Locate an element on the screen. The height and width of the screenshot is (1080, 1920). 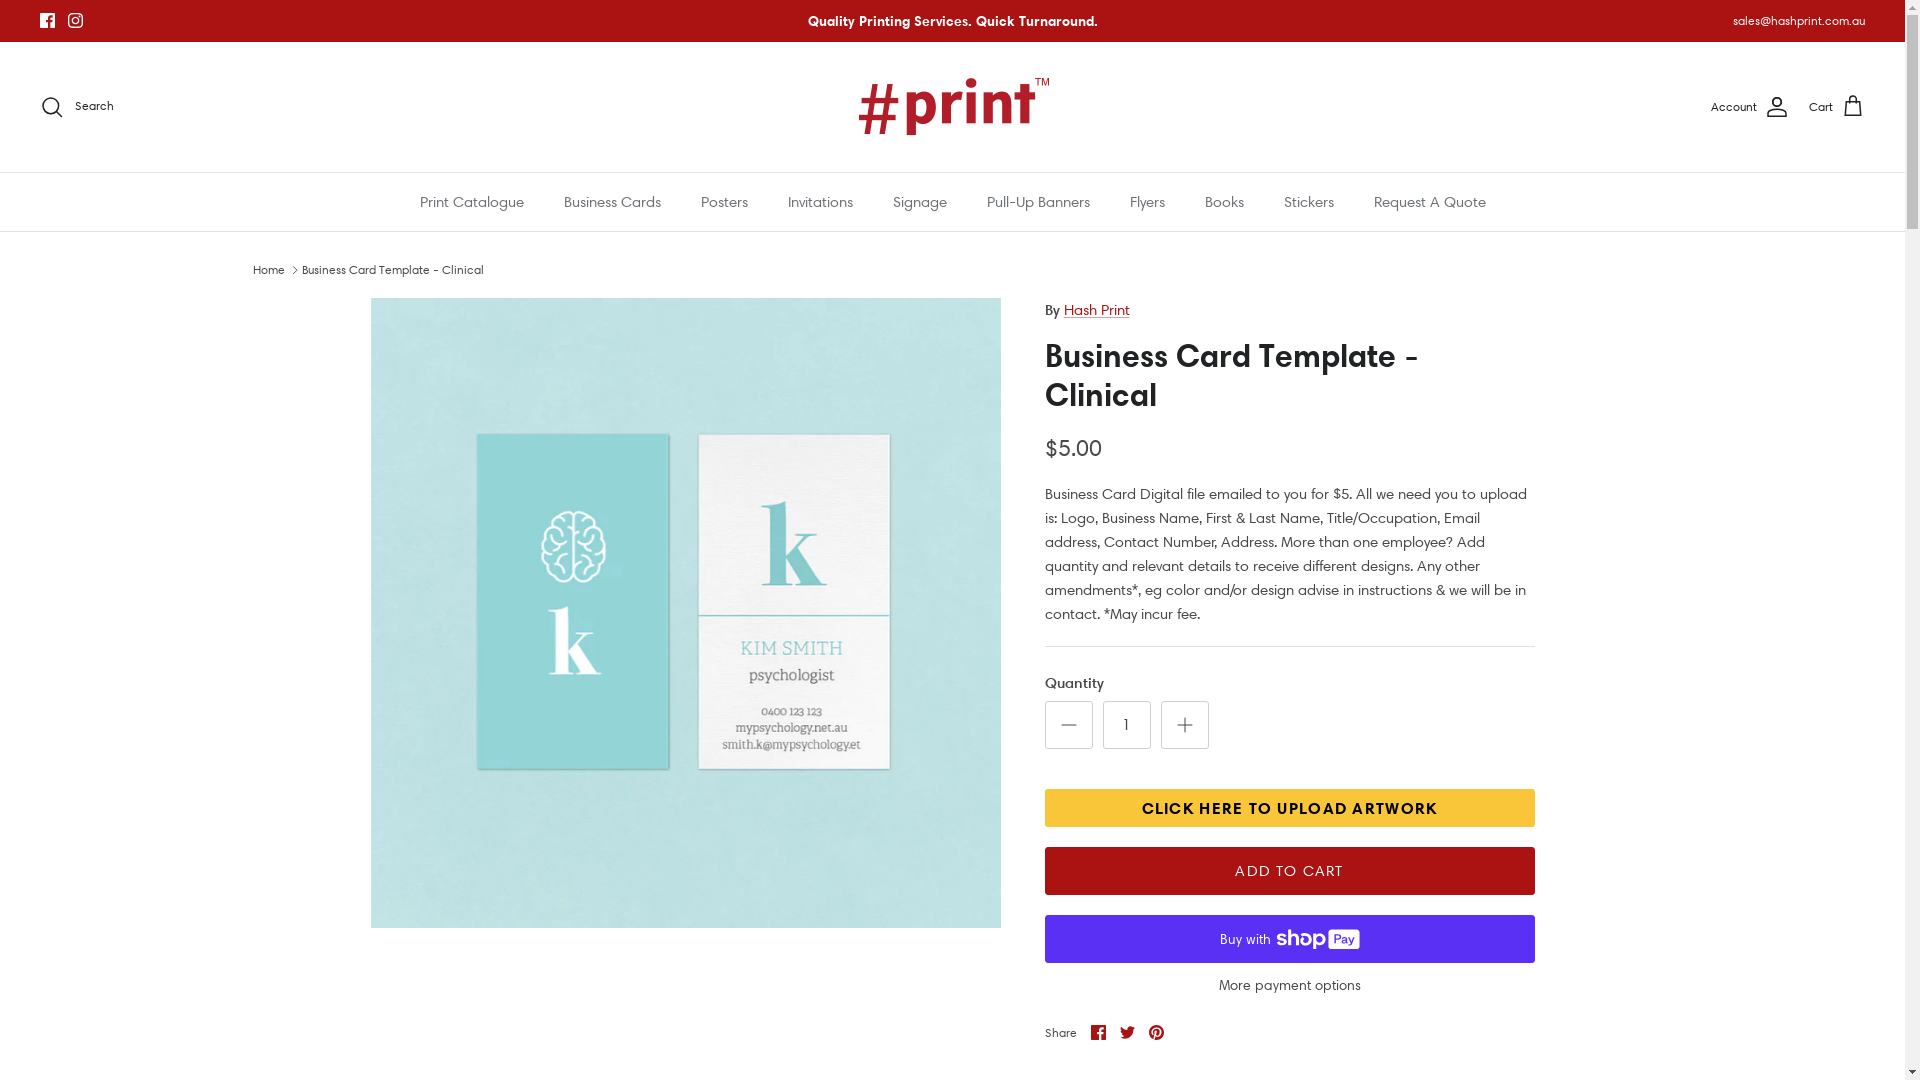
'Pinterest is located at coordinates (1155, 1032).